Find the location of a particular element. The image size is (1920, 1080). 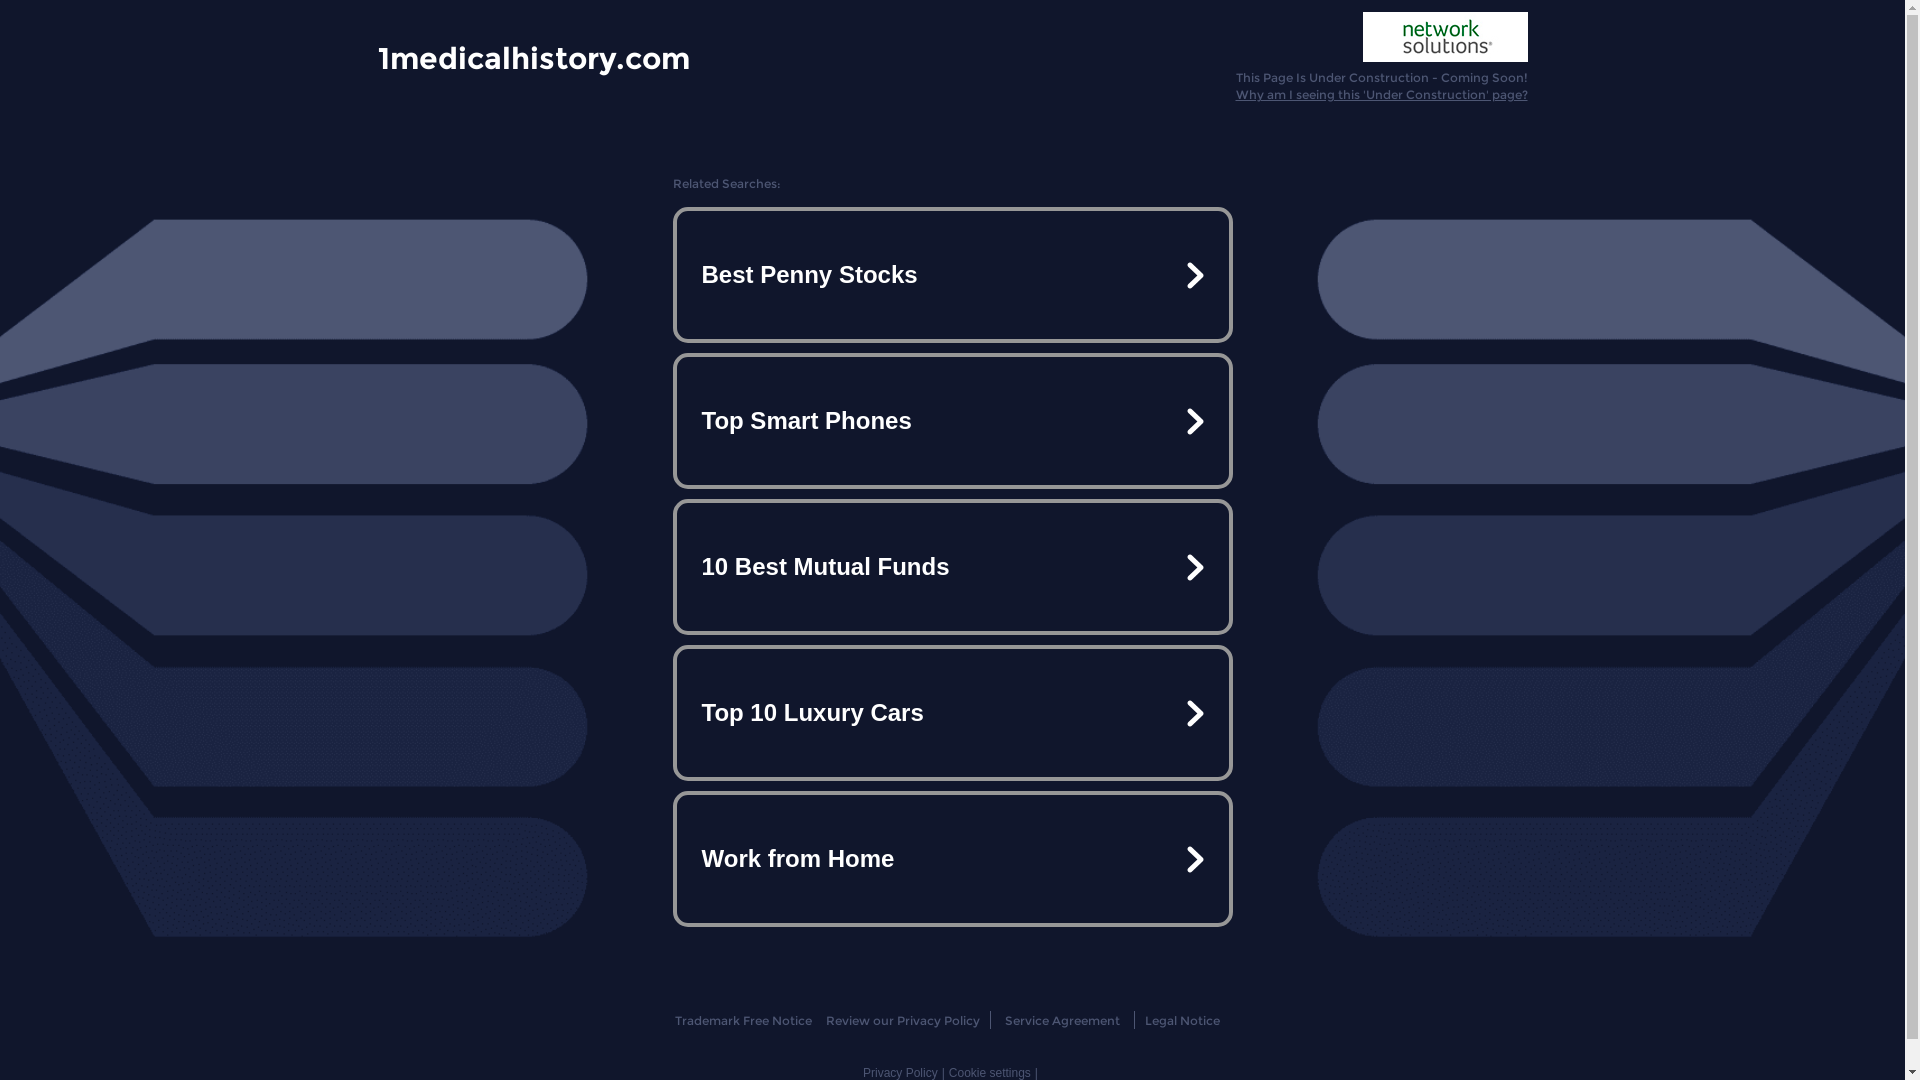

'Review our Privacy Policy' is located at coordinates (825, 1020).